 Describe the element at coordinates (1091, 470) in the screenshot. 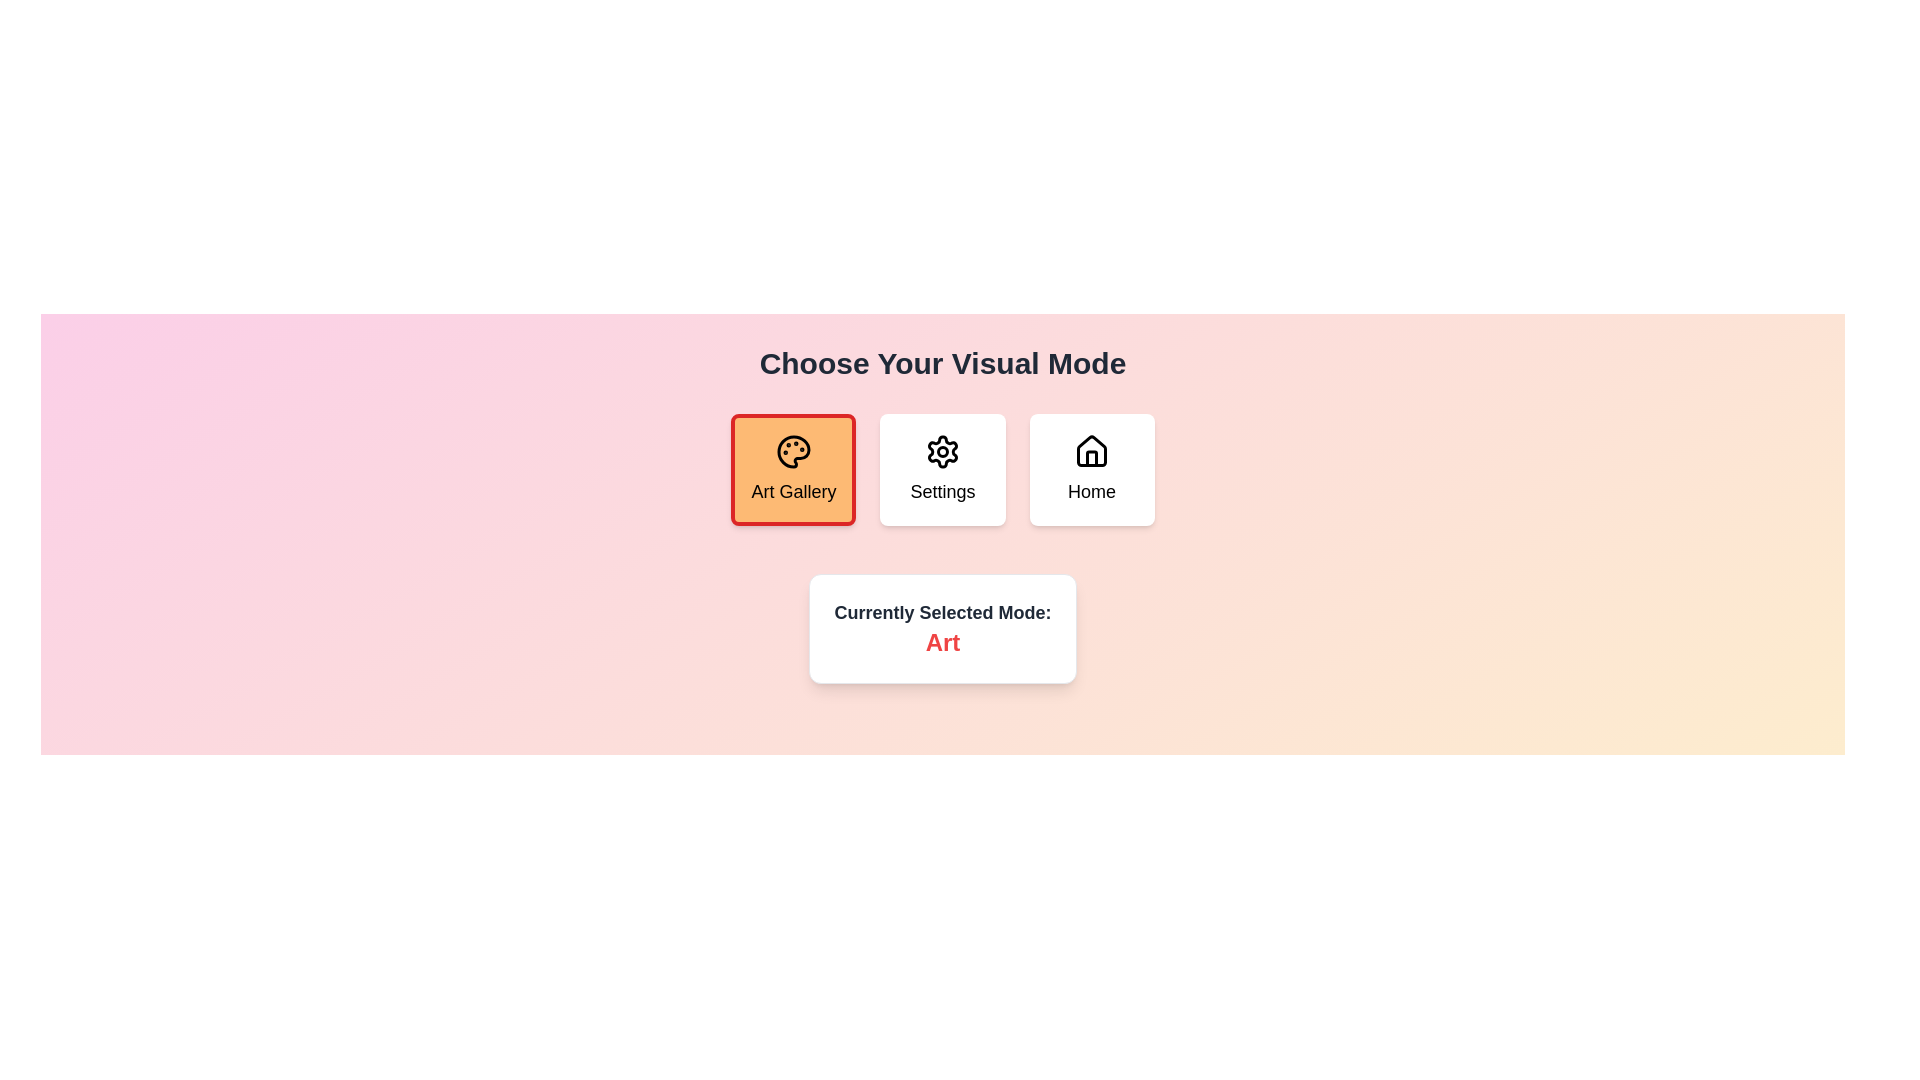

I see `the mode labeled Home to inspect its icon and label` at that location.